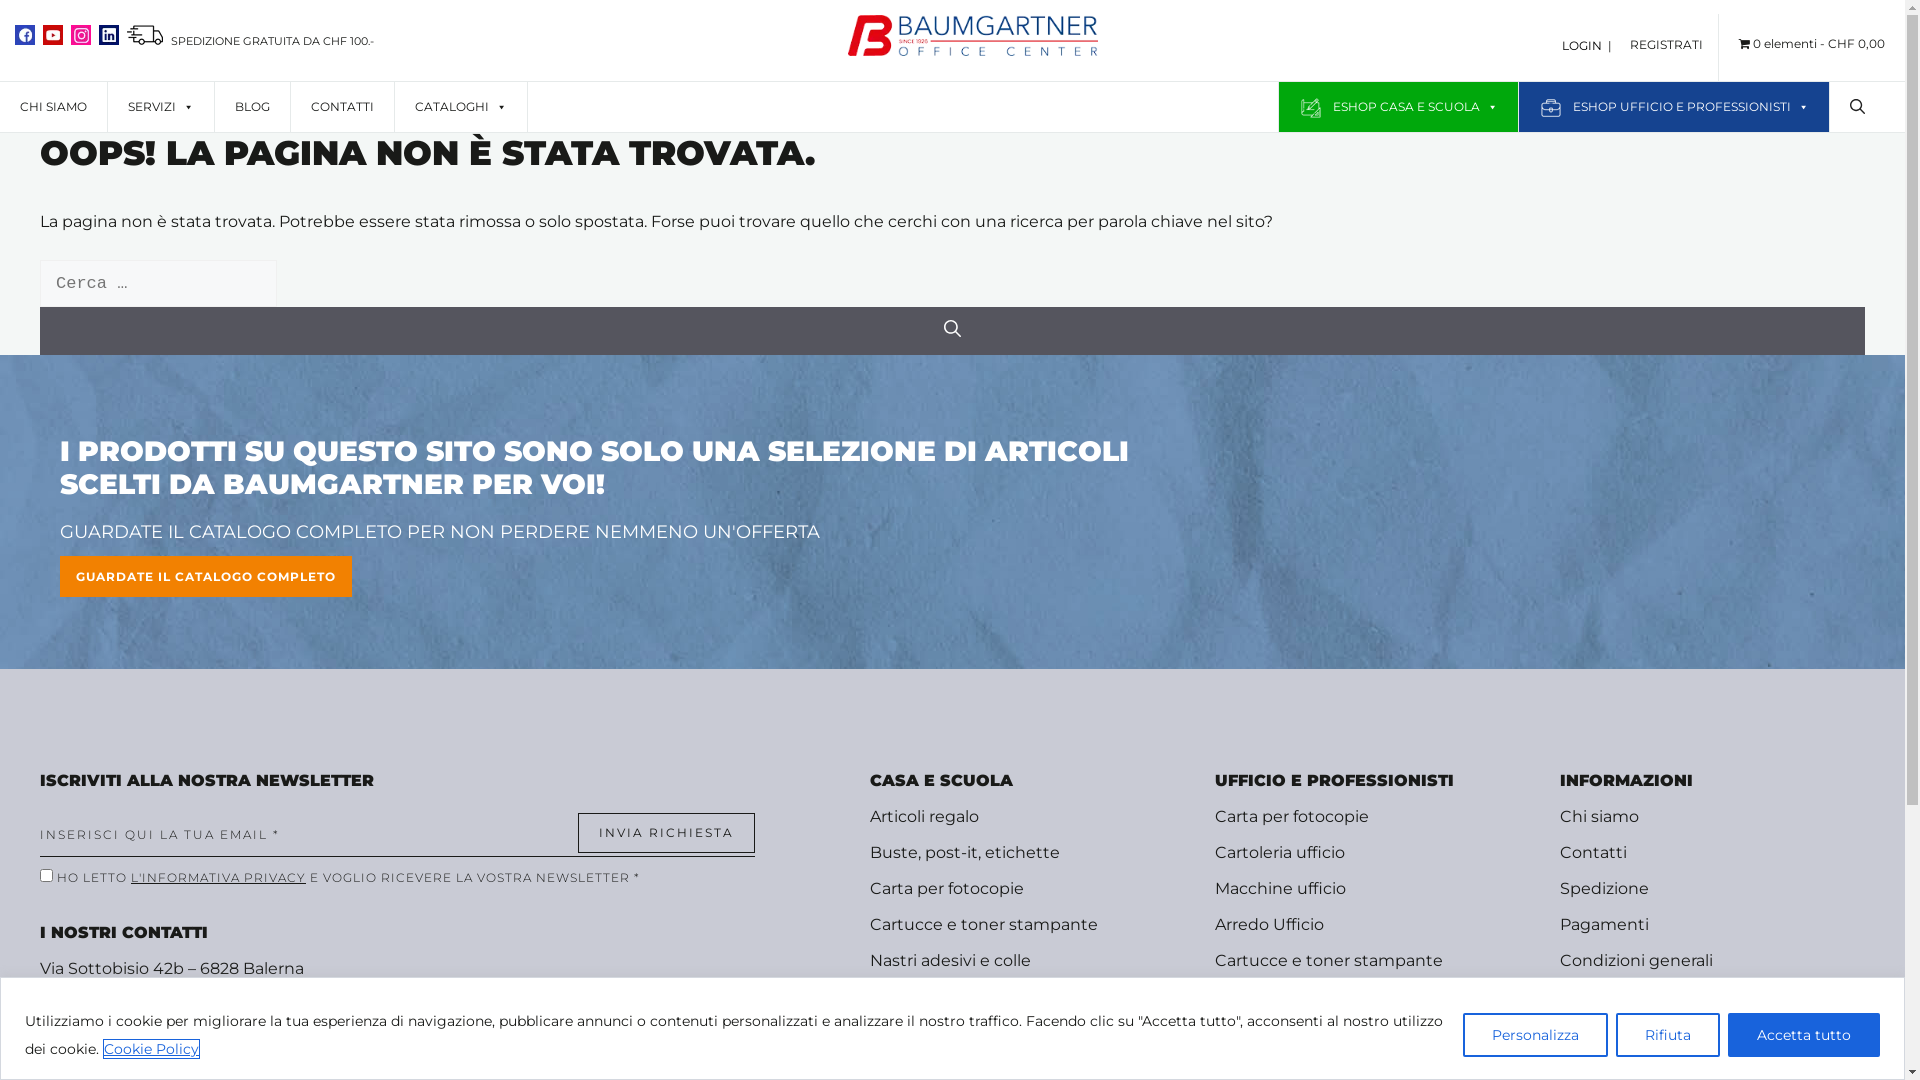 This screenshot has height=1080, width=1920. What do you see at coordinates (1812, 43) in the screenshot?
I see `'0 elementiCHF 0,00'` at bounding box center [1812, 43].